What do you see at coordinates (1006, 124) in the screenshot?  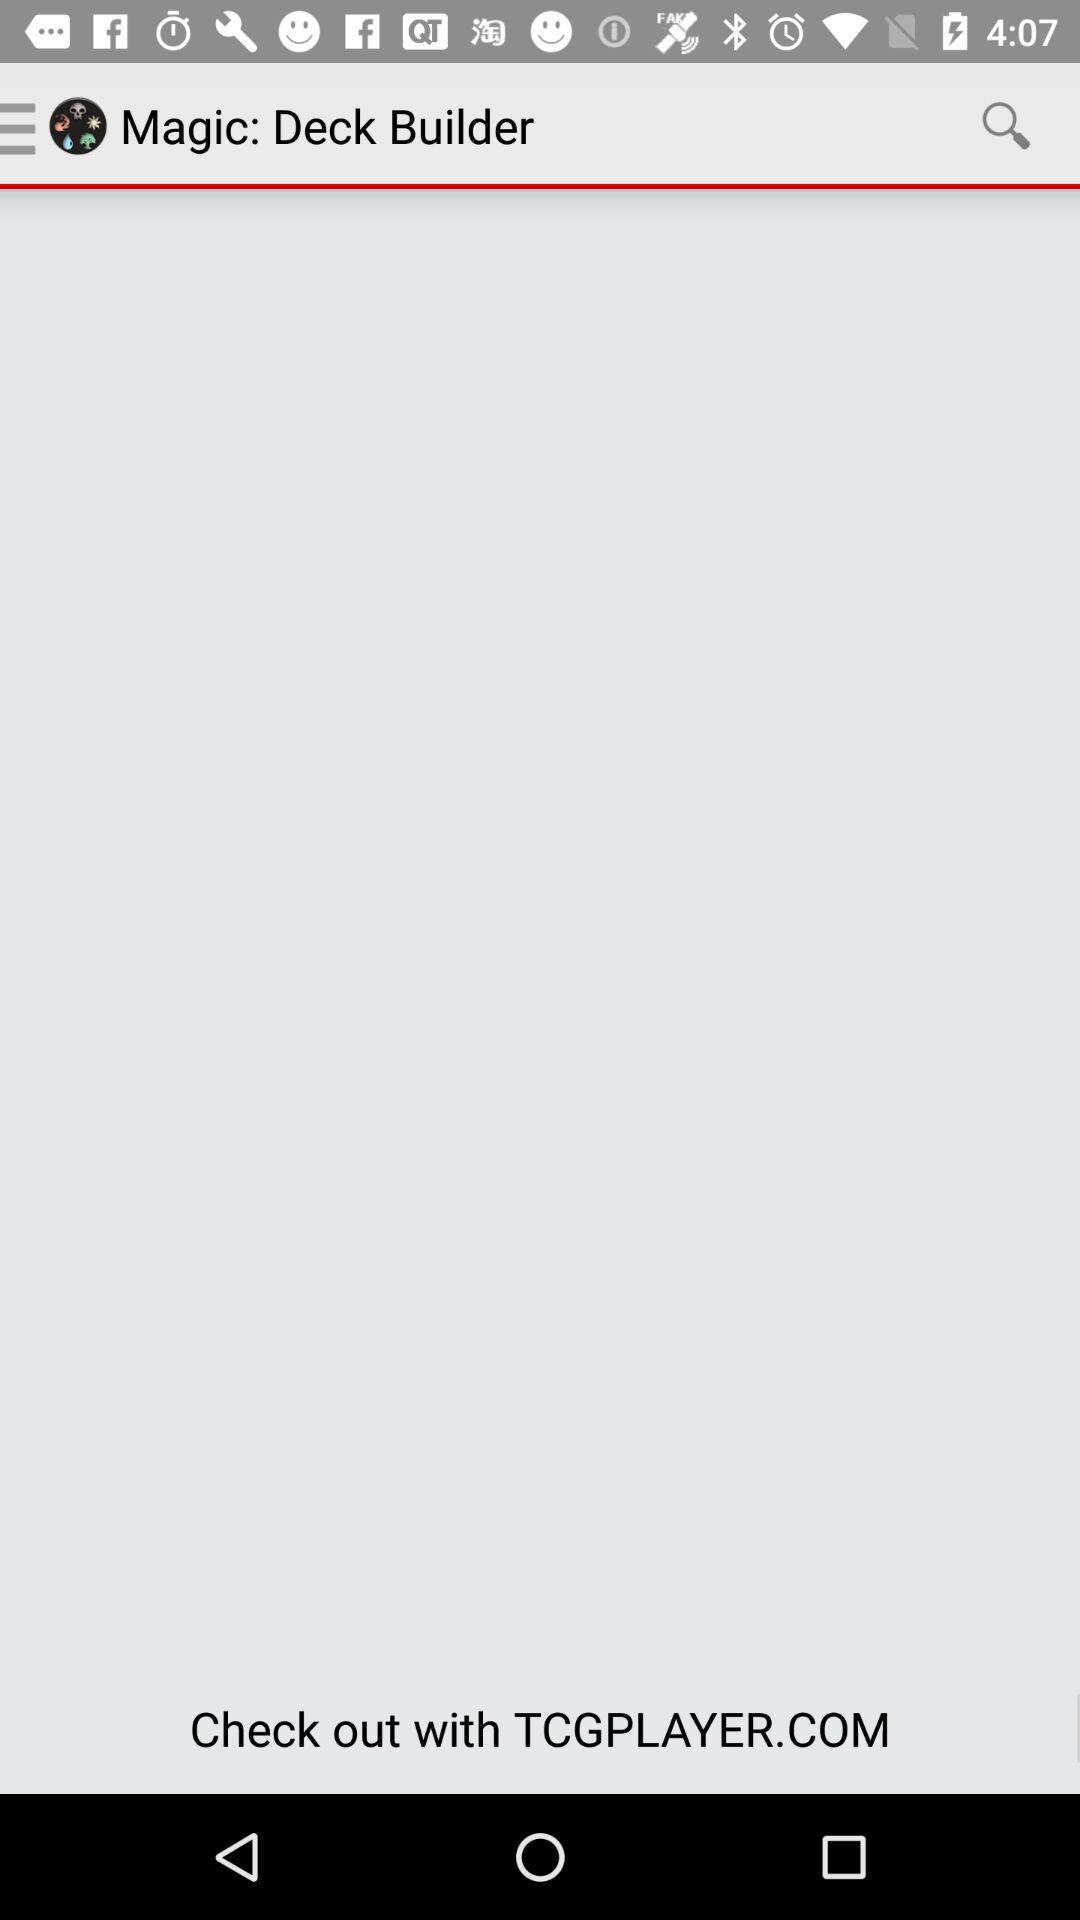 I see `app to the right of magic: deck builder app` at bounding box center [1006, 124].